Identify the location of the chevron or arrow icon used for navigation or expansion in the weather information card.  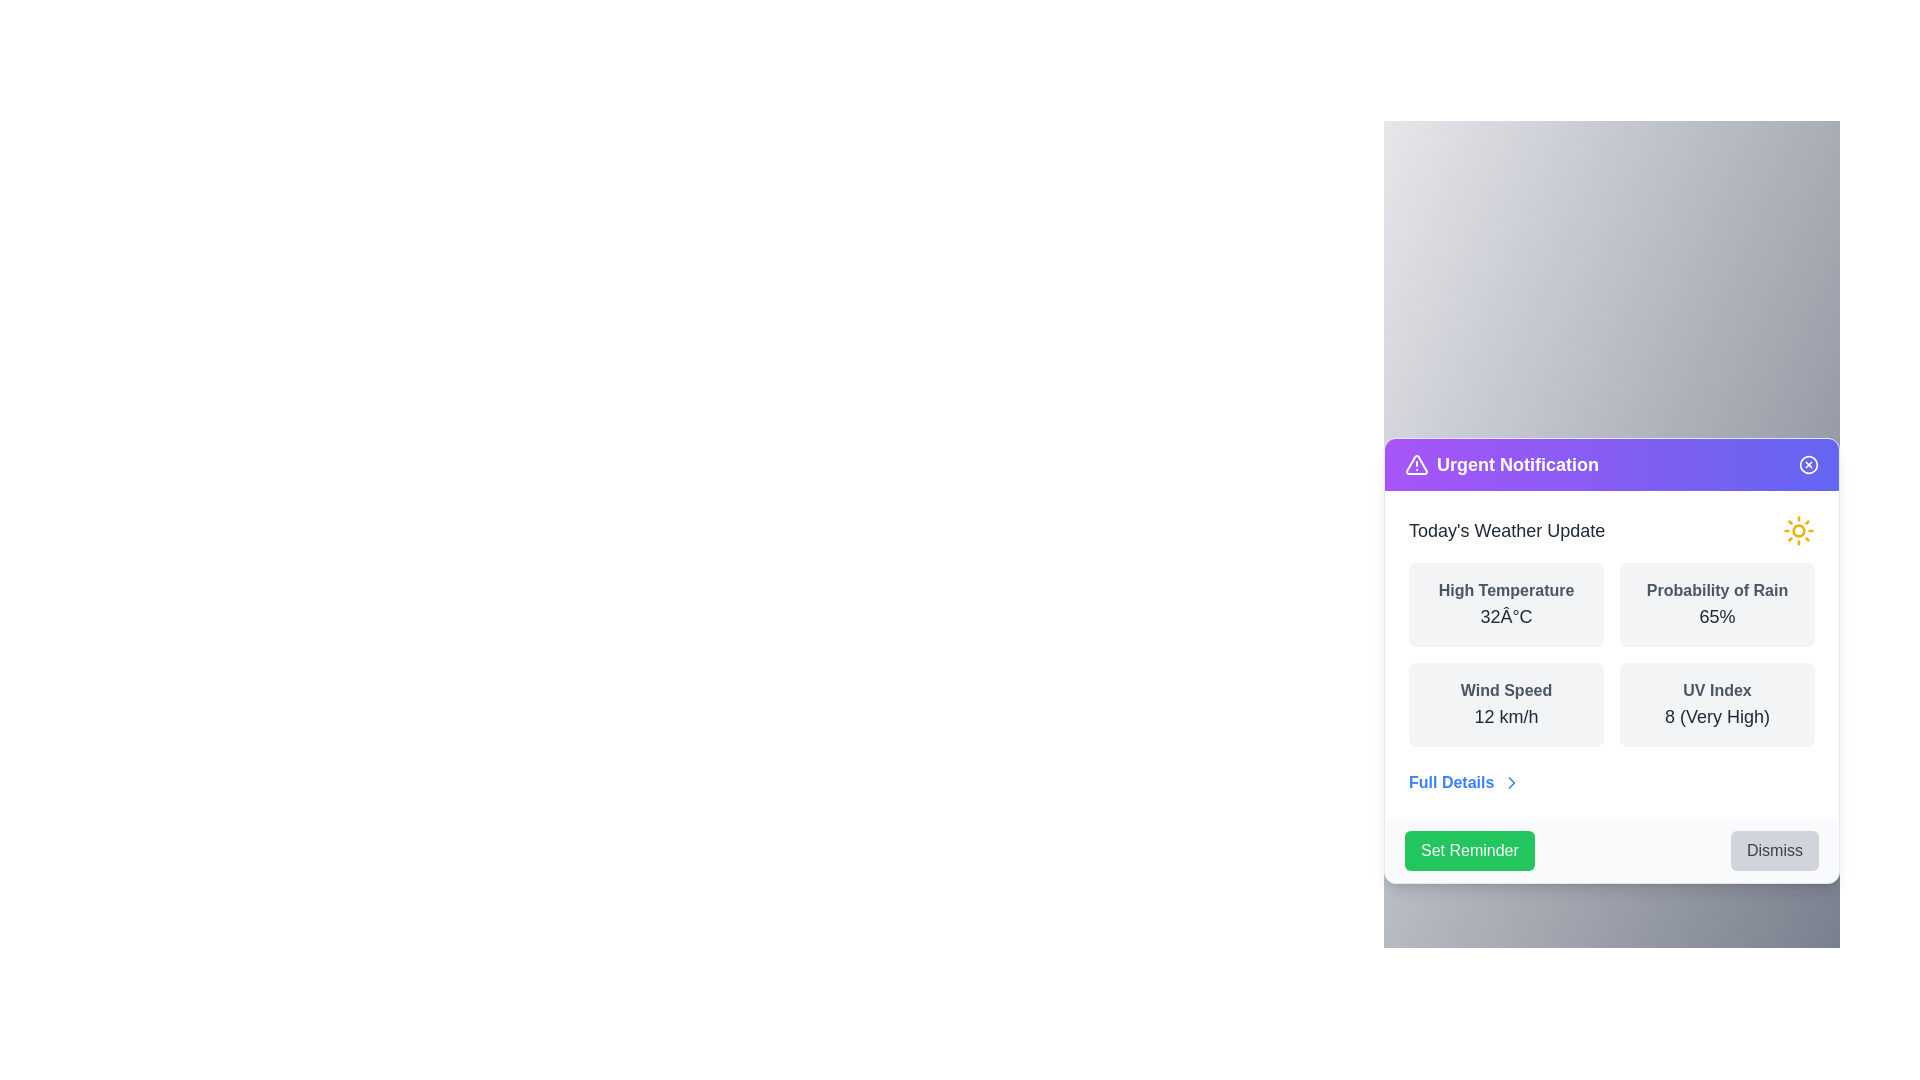
(1512, 782).